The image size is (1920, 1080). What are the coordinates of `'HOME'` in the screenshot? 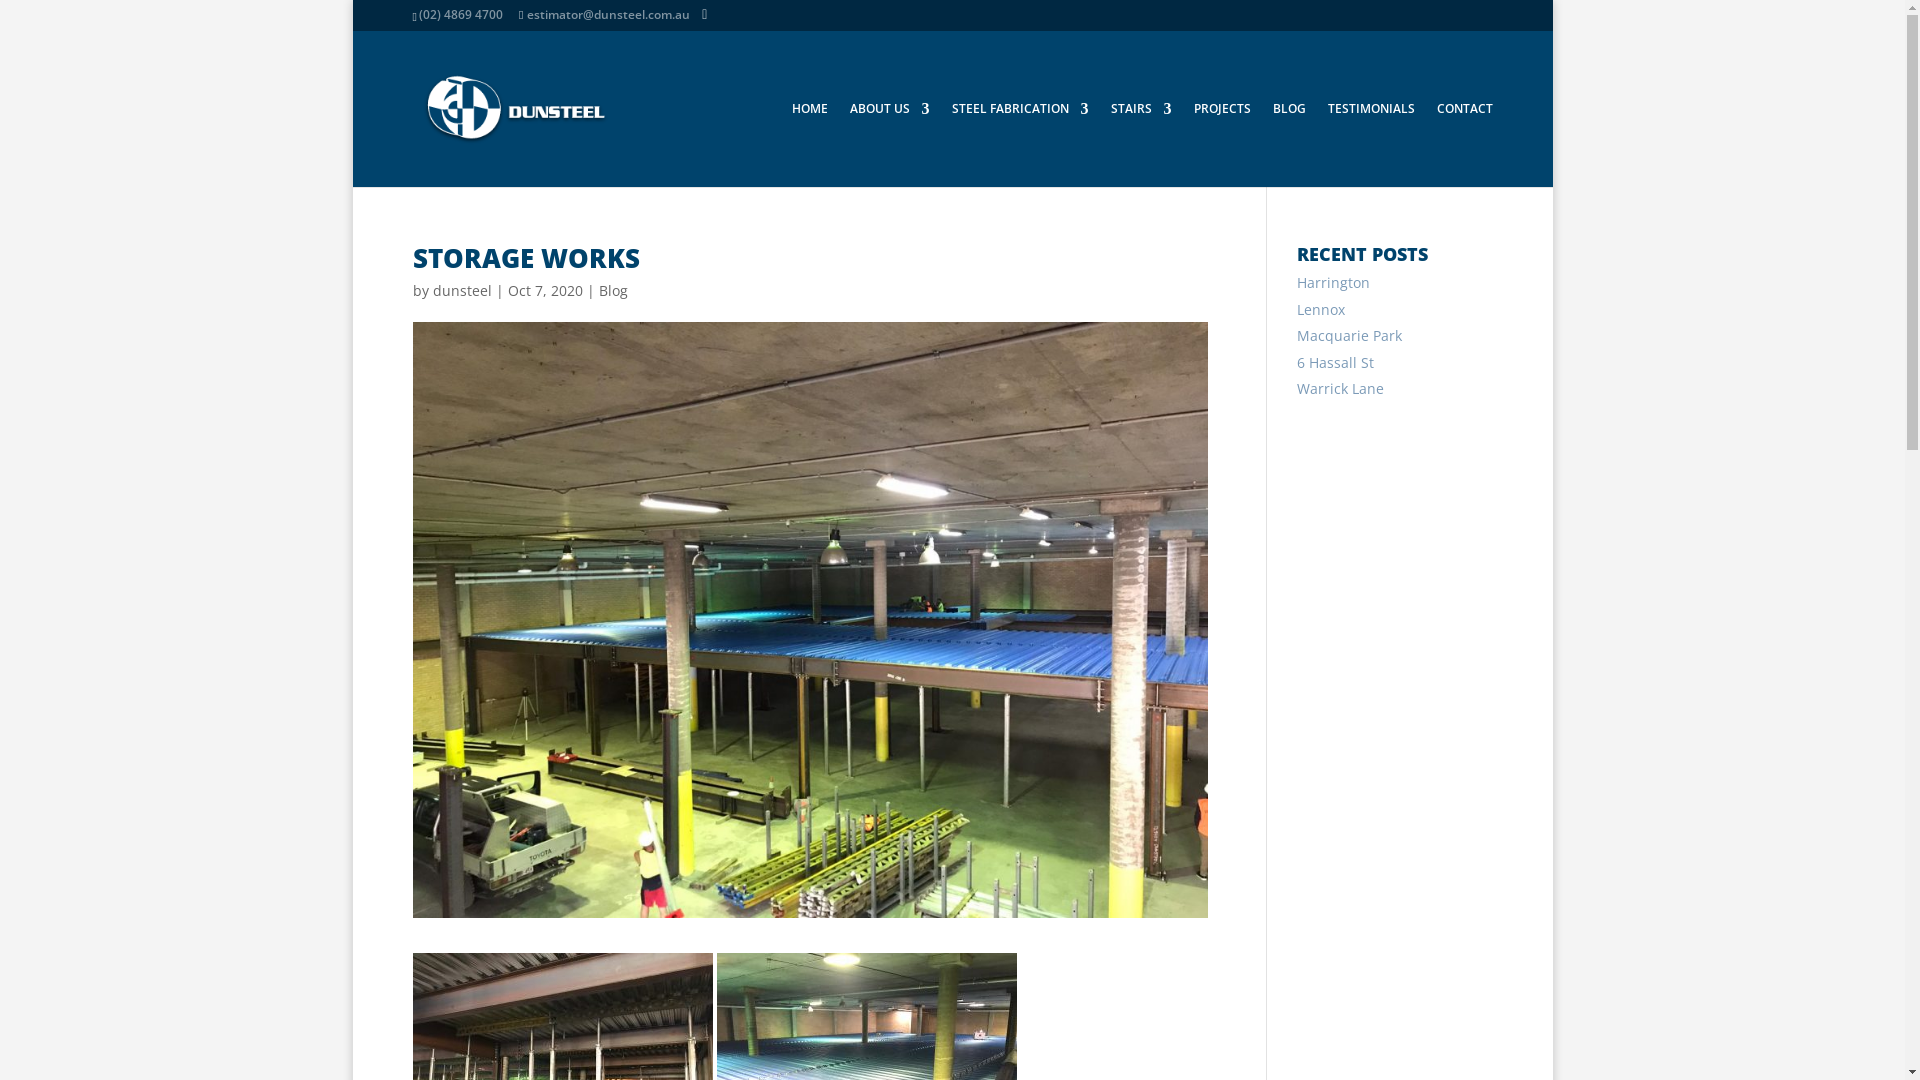 It's located at (810, 143).